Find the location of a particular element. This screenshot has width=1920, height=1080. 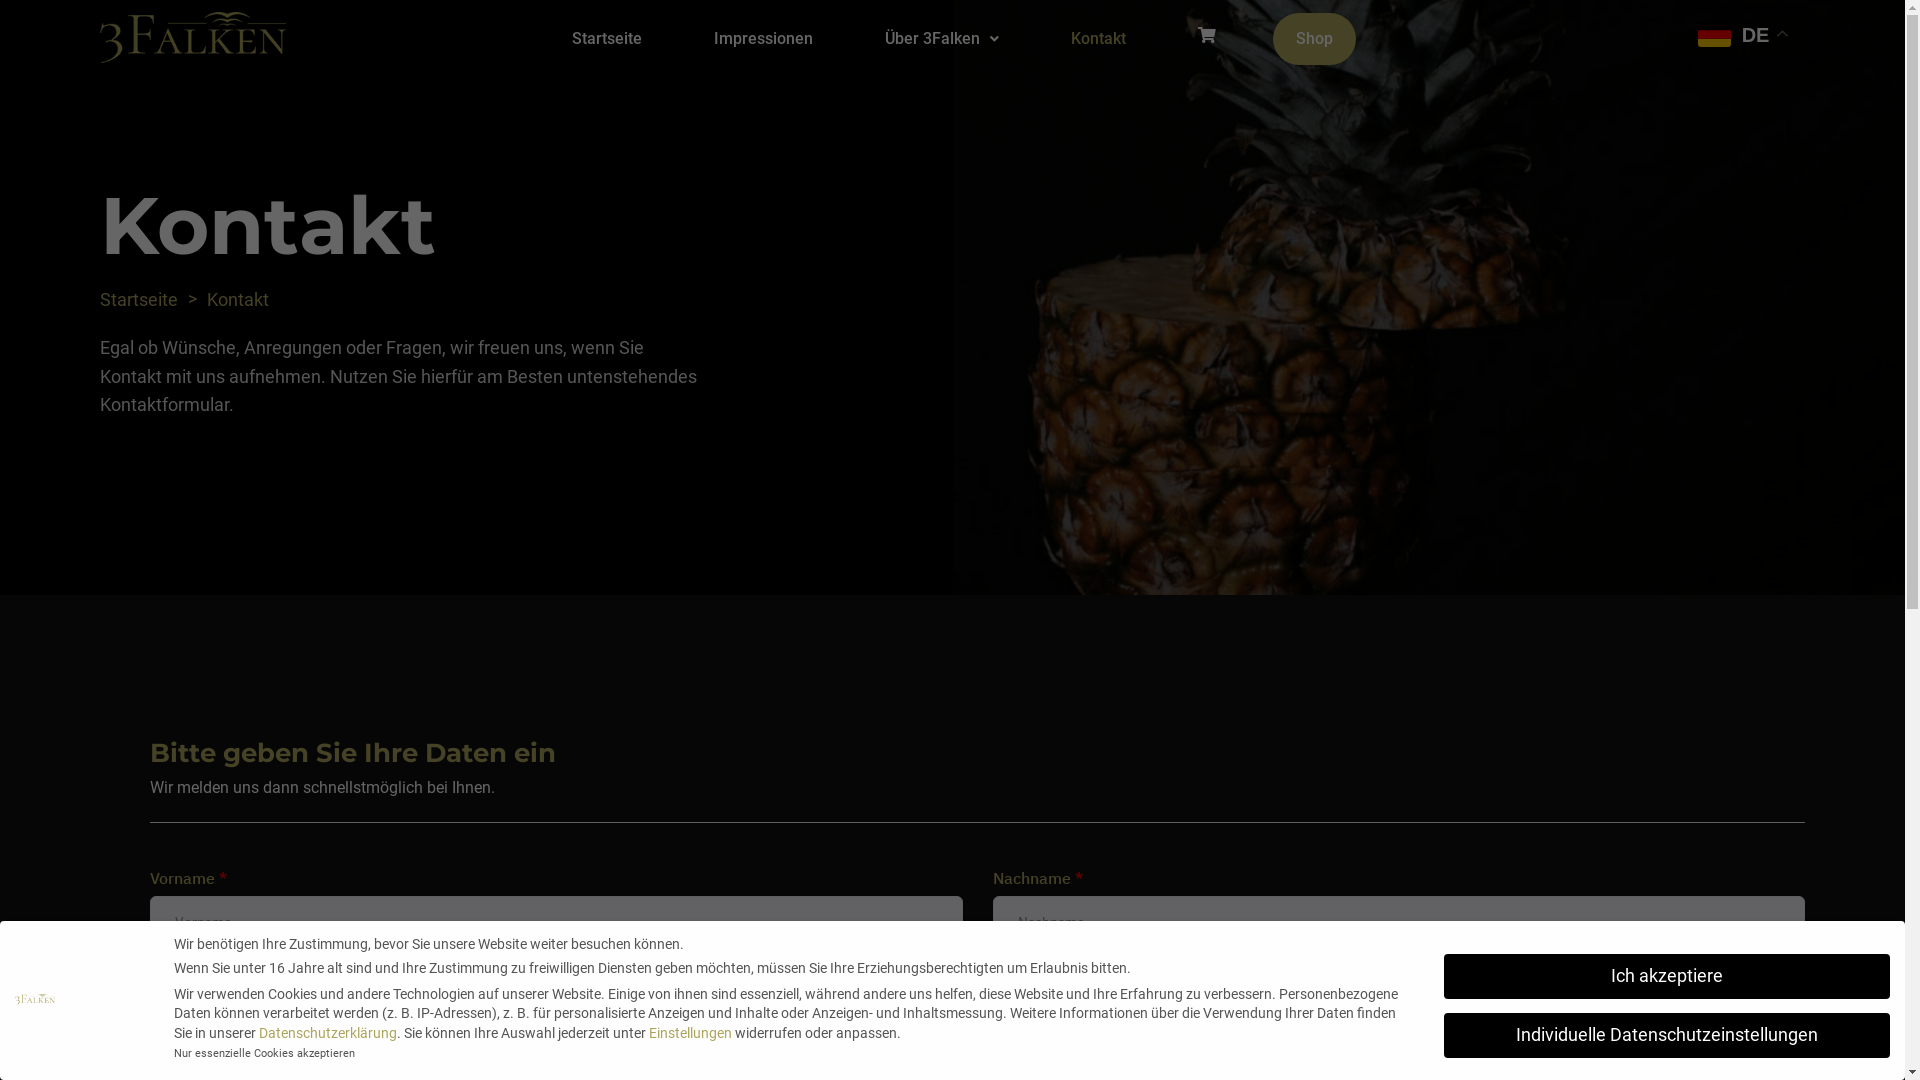

'Ich akzeptiere' is located at coordinates (1666, 975).